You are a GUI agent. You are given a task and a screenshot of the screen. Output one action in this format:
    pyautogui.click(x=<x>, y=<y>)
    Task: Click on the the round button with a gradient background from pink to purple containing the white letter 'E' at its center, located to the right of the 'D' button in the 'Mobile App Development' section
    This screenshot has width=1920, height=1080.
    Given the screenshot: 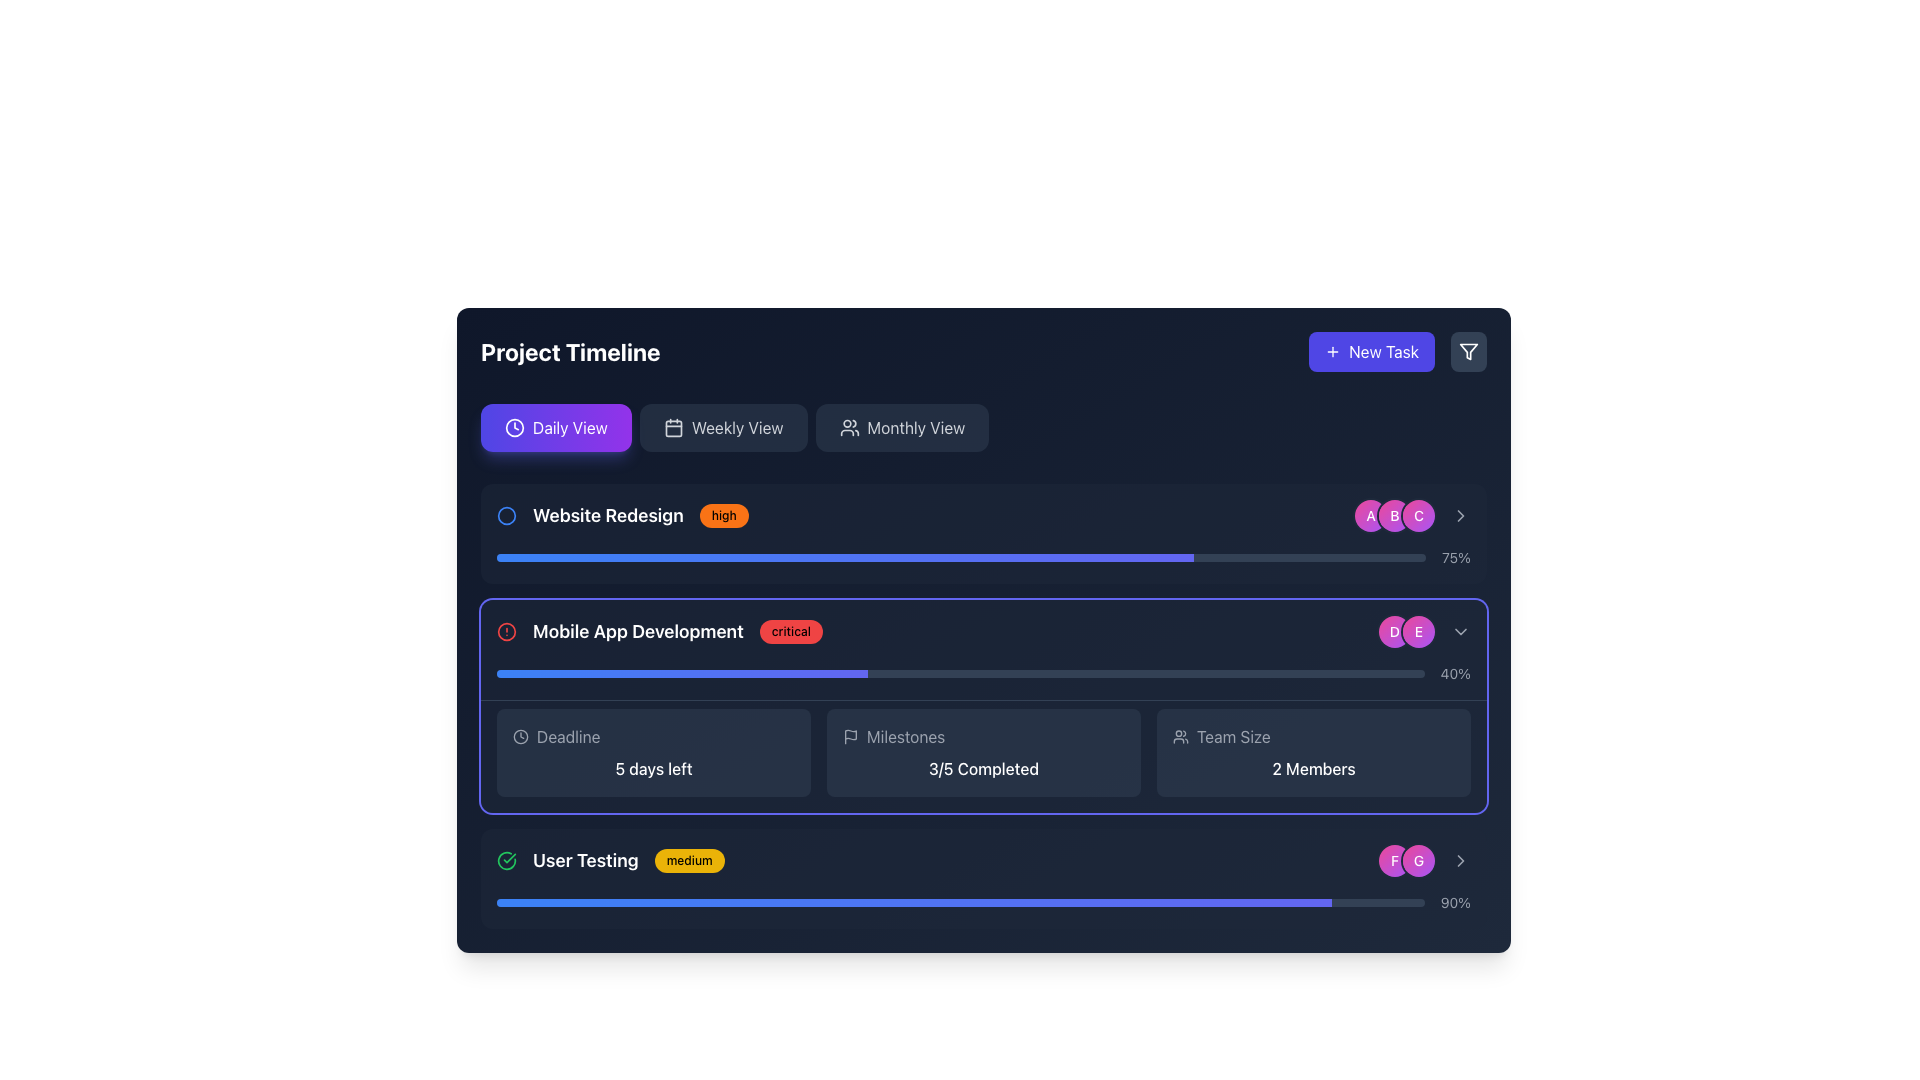 What is the action you would take?
    pyautogui.click(x=1424, y=632)
    